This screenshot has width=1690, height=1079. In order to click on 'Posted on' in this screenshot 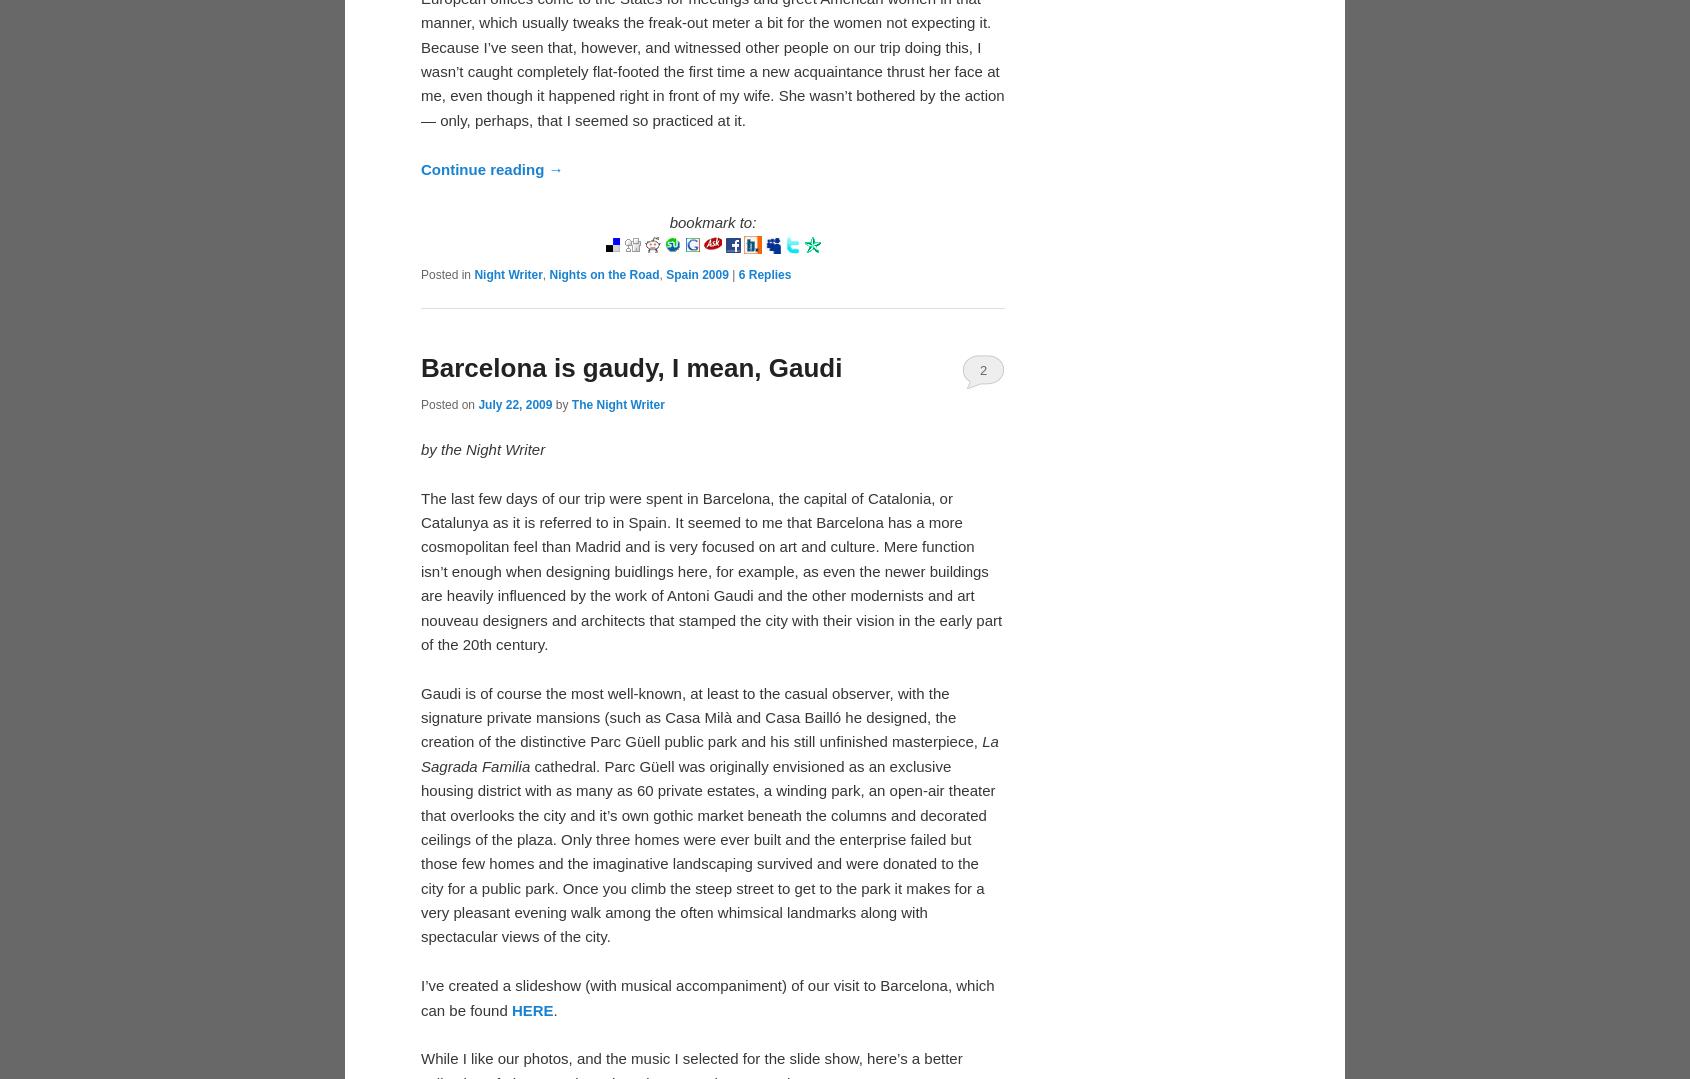, I will do `click(449, 402)`.